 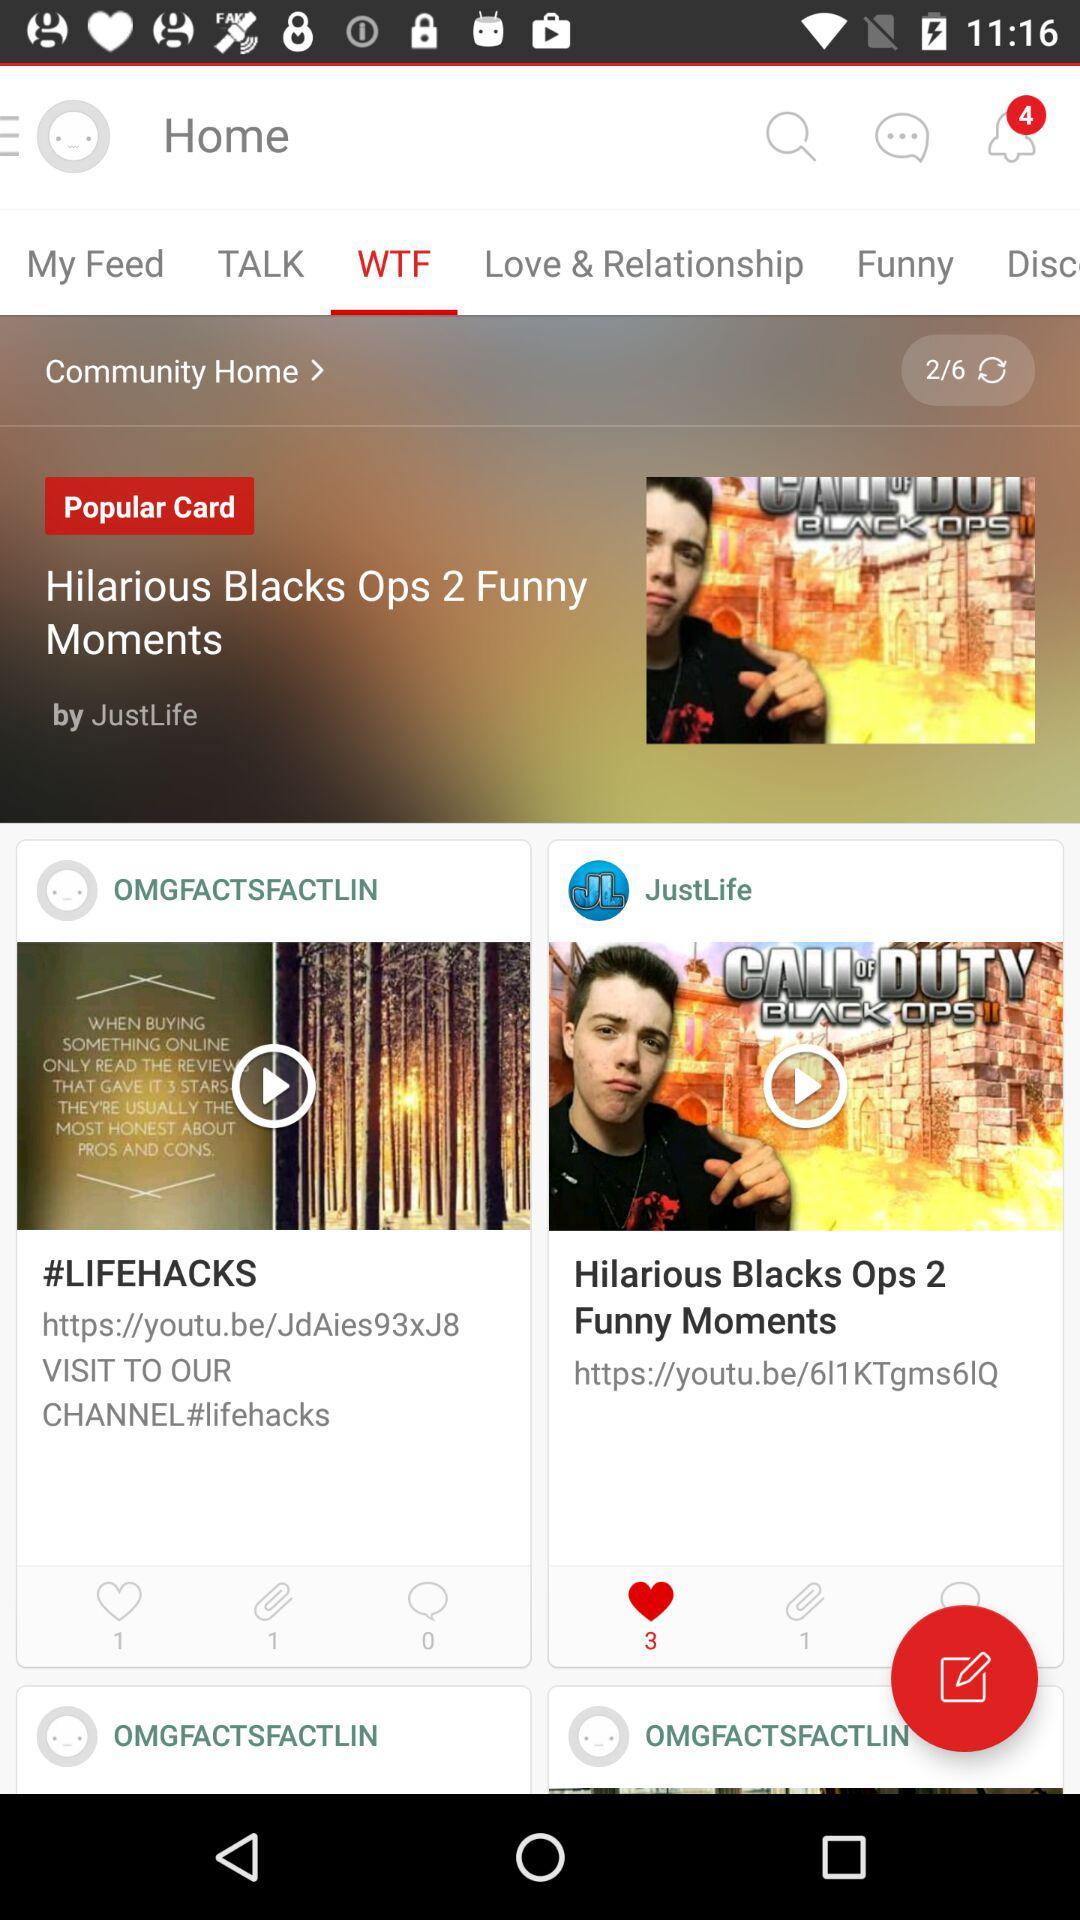 I want to click on the chat icon, so click(x=901, y=135).